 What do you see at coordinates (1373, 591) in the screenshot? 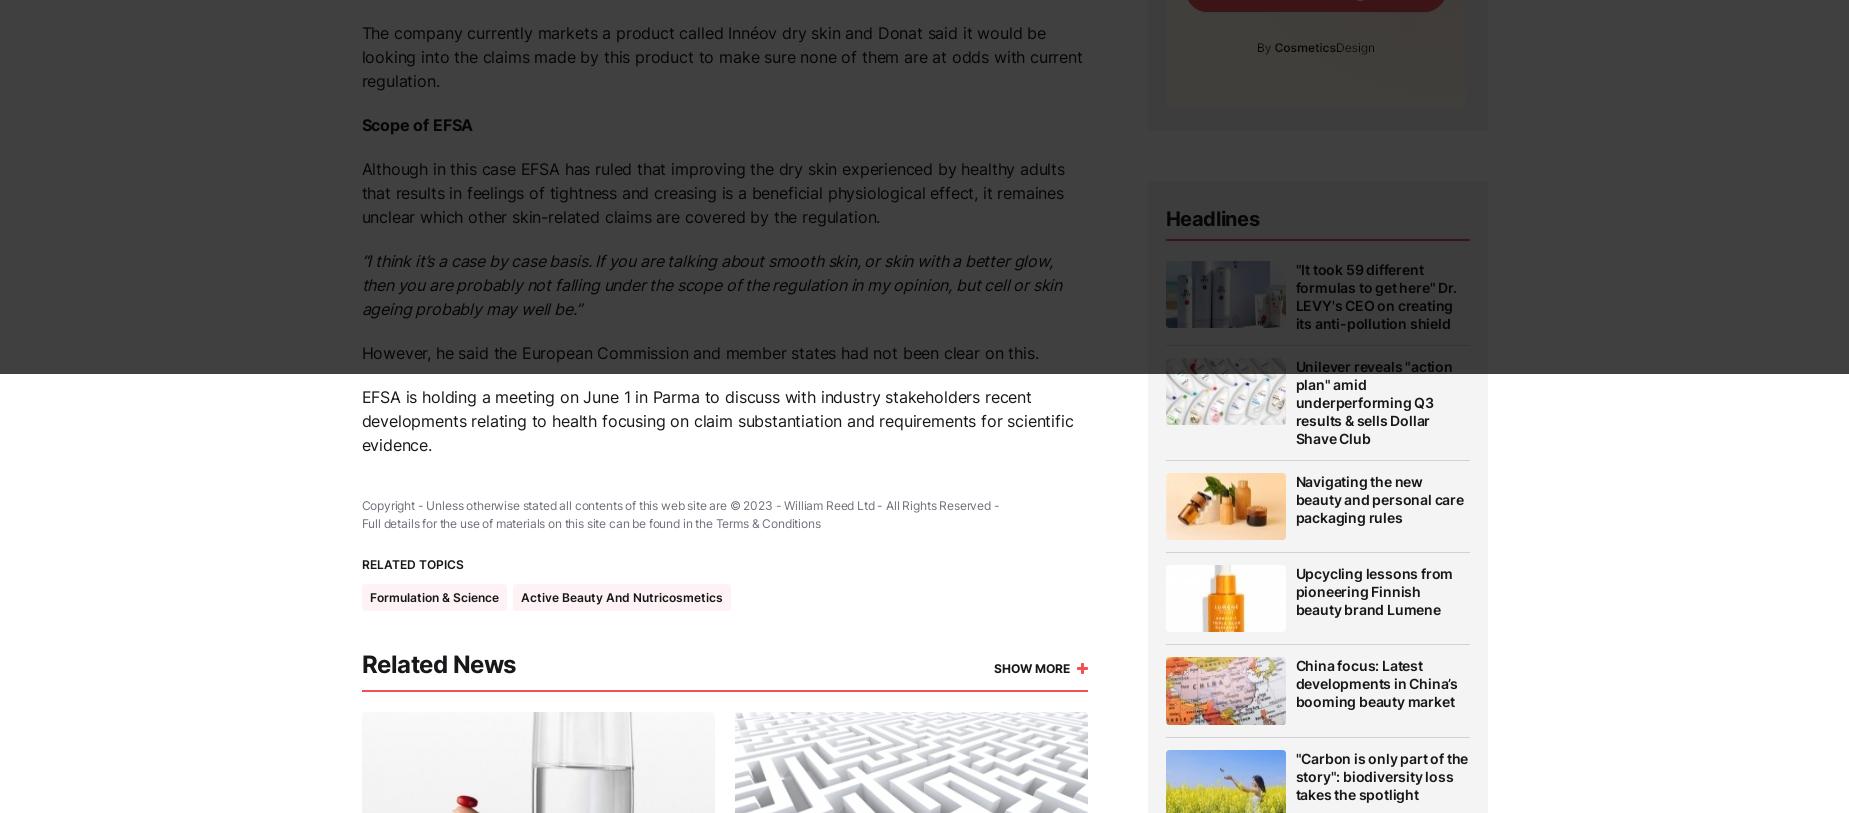
I see `'Upcycling lessons from pioneering Finnish beauty brand Lumene'` at bounding box center [1373, 591].